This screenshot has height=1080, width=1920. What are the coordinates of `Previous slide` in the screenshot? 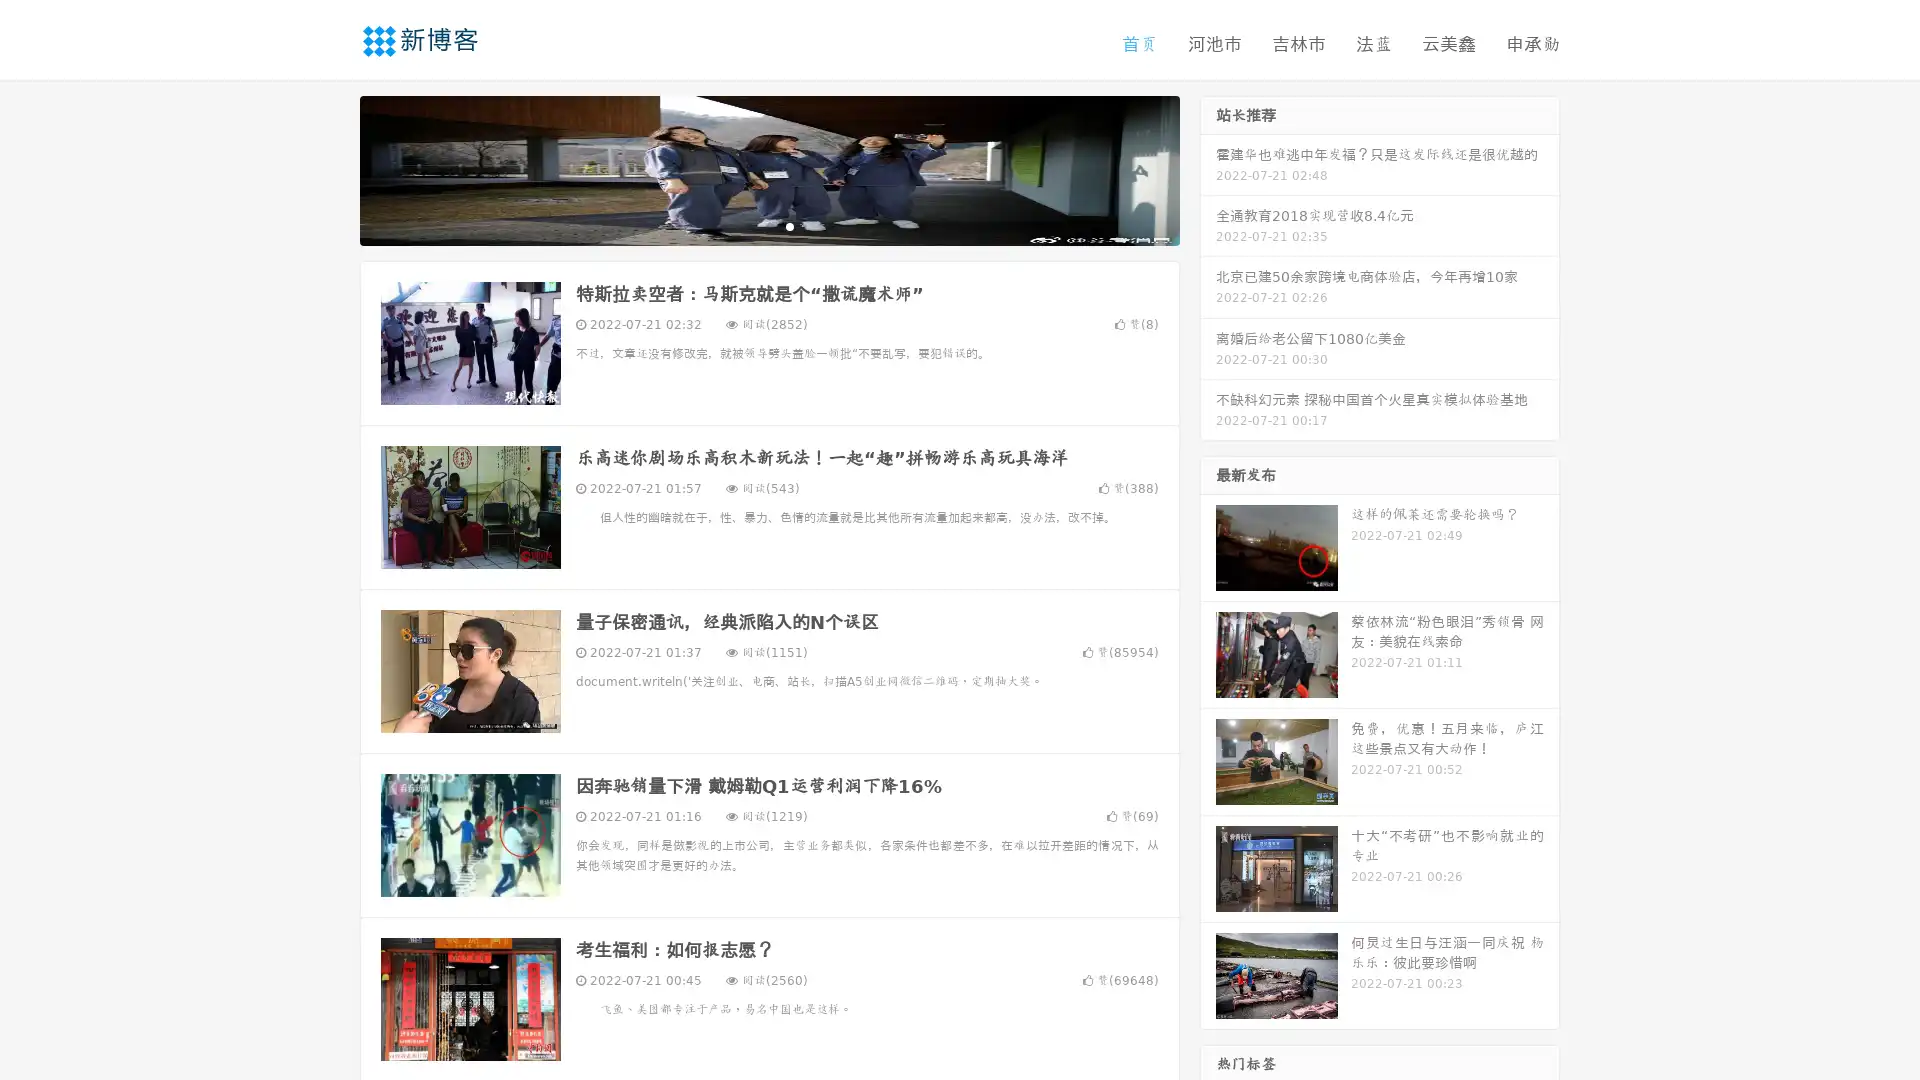 It's located at (330, 168).